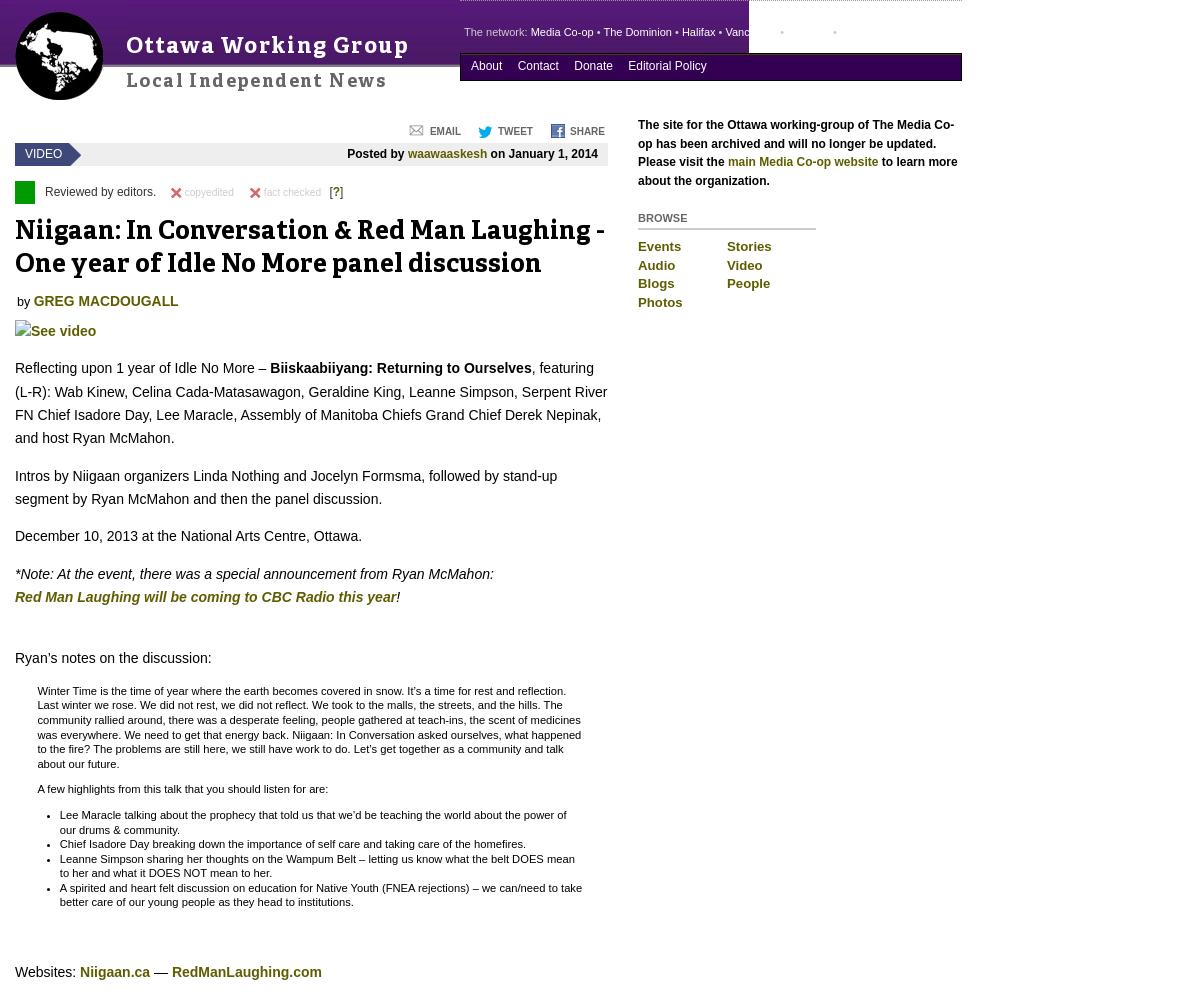 The image size is (1187, 1000). Describe the element at coordinates (665, 65) in the screenshot. I see `'Editorial Policy'` at that location.